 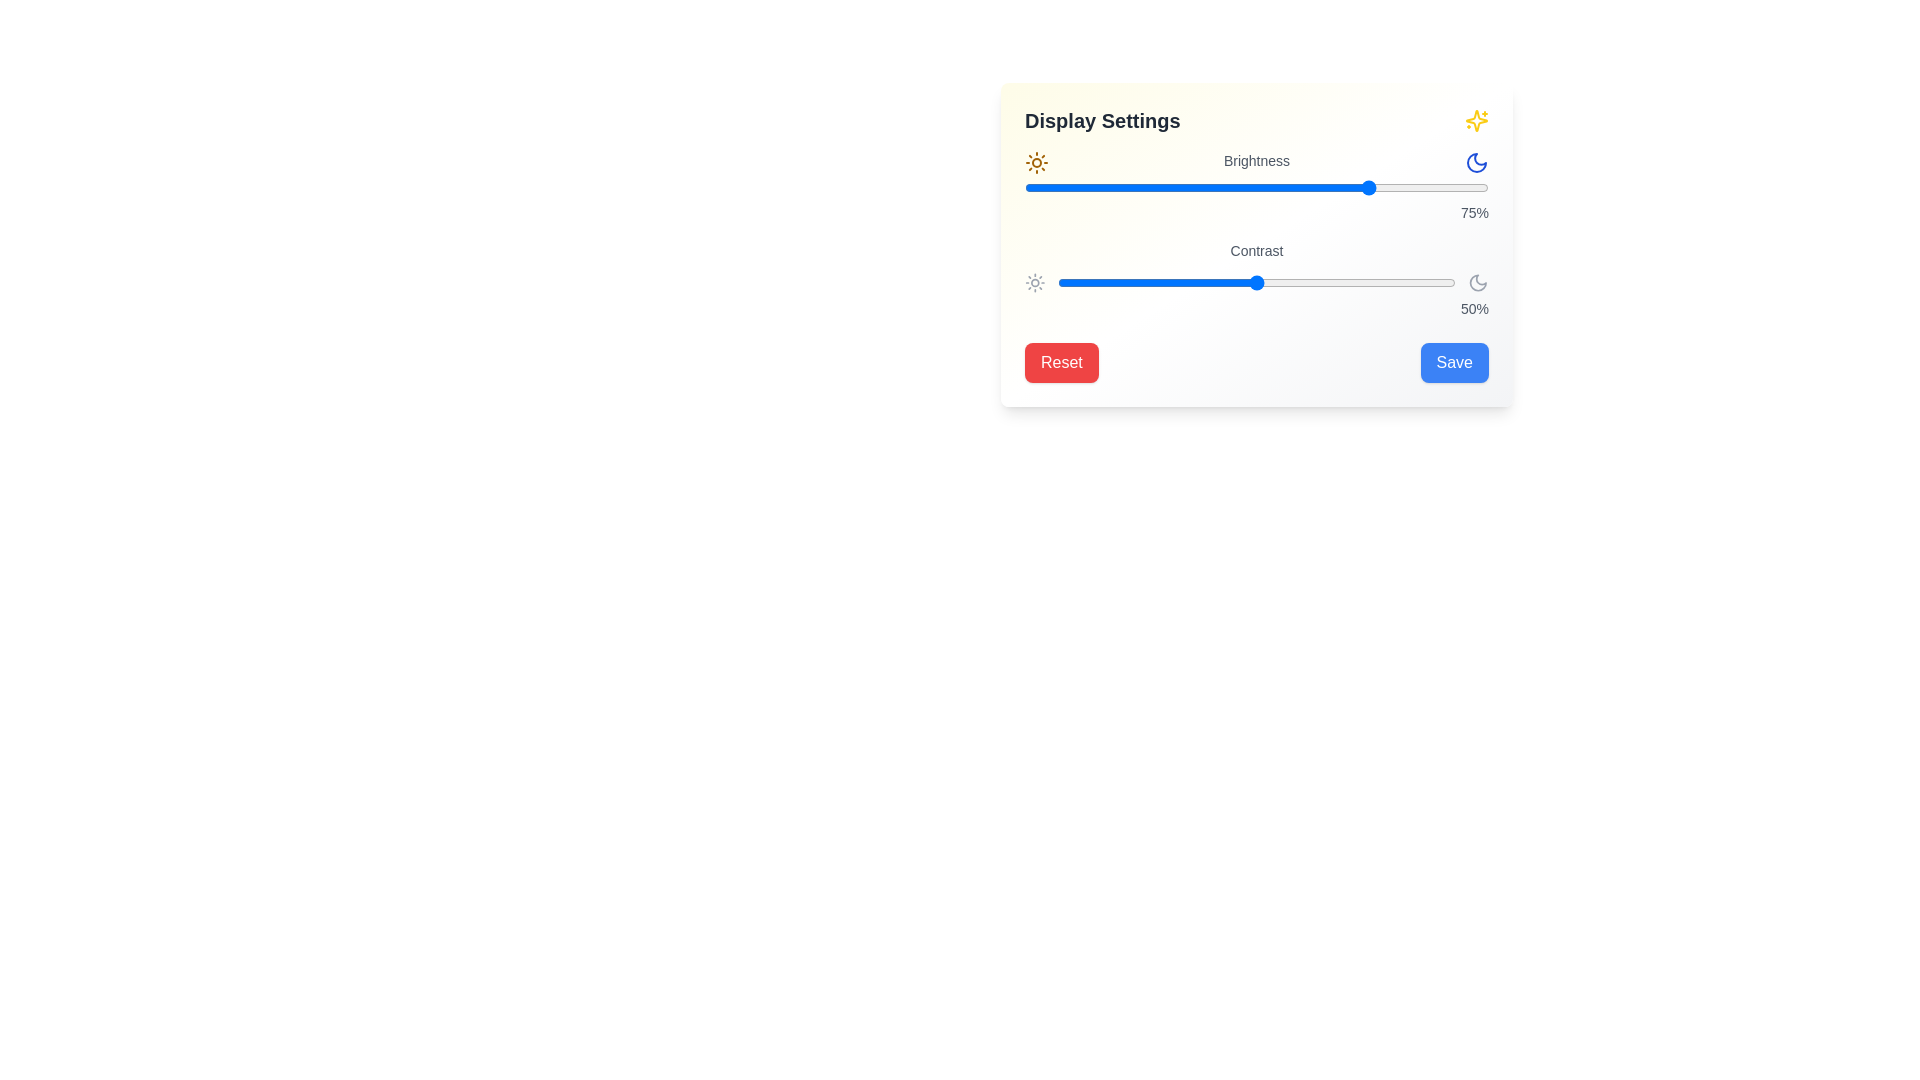 What do you see at coordinates (1477, 120) in the screenshot?
I see `the sparkling decorative icon located in the top-right corner of the 'Display Settings' card-like interface` at bounding box center [1477, 120].